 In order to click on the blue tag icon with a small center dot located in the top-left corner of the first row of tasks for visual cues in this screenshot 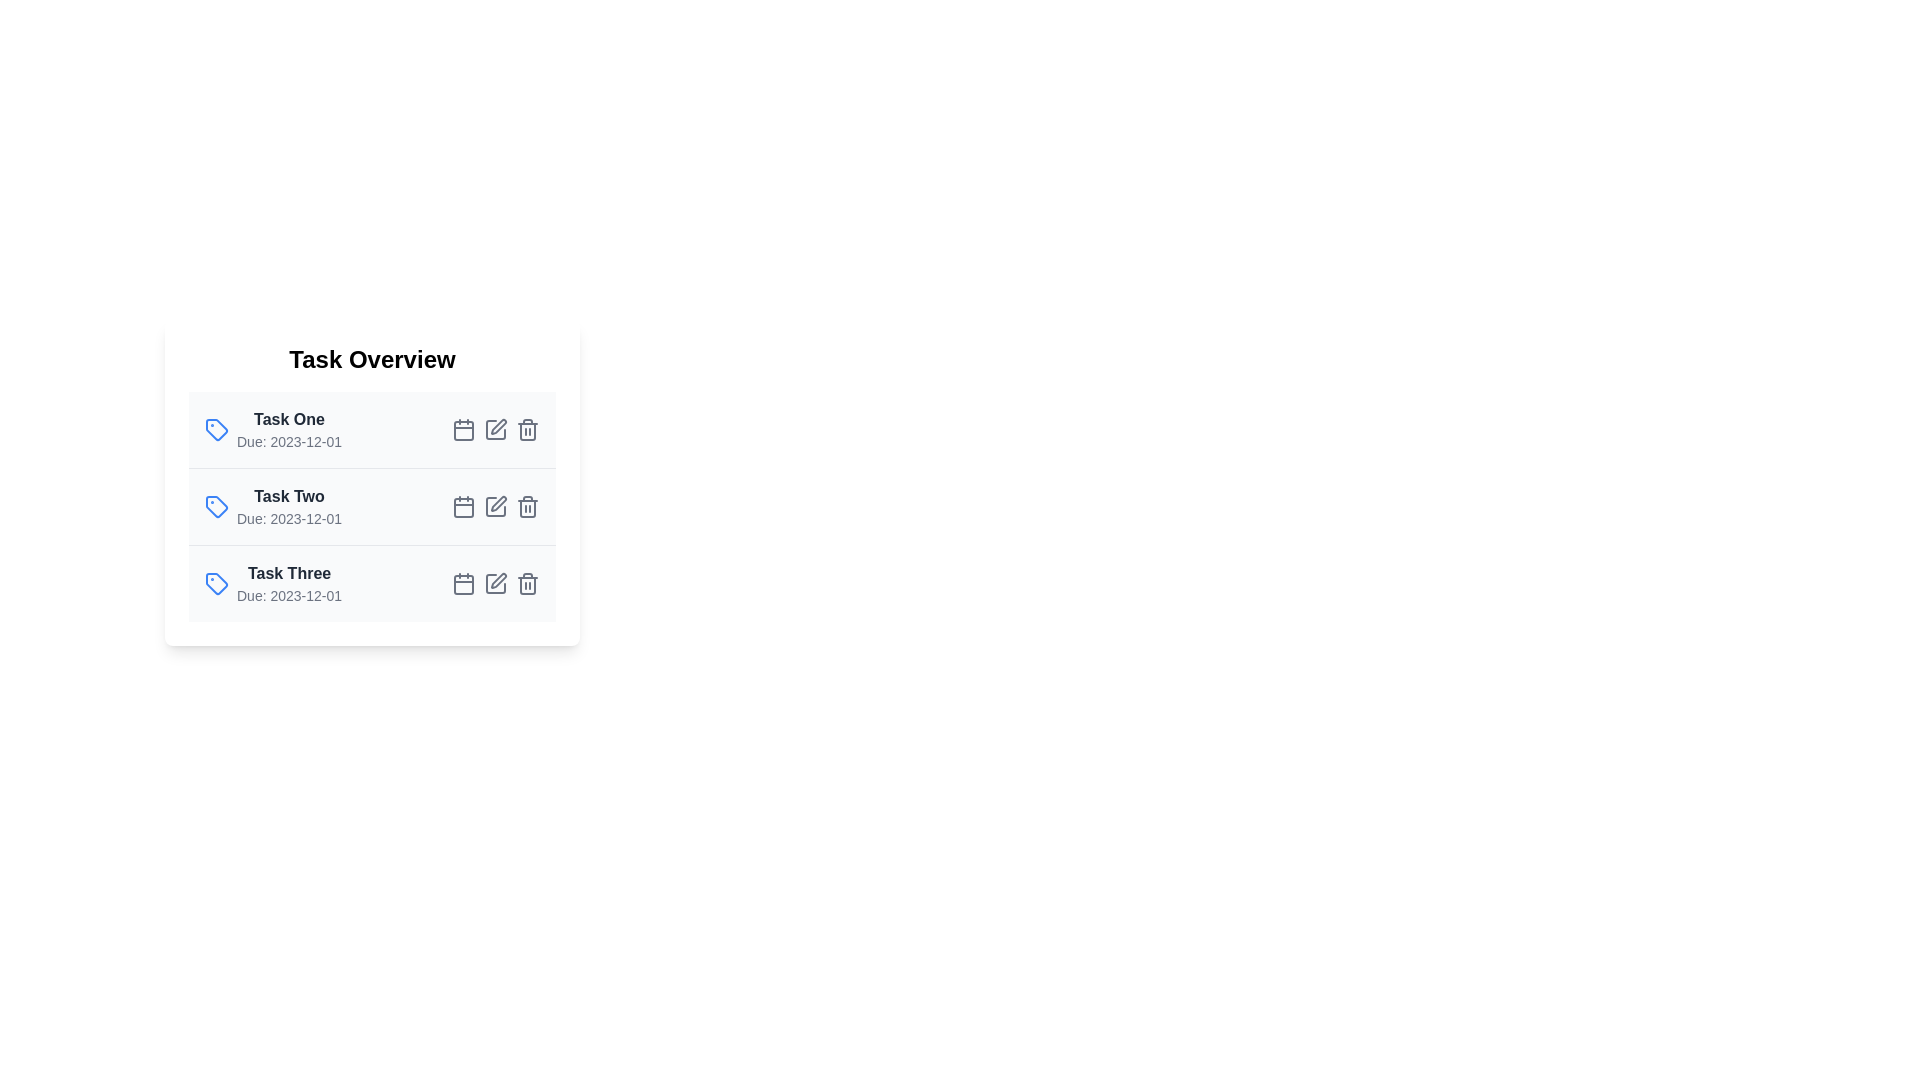, I will do `click(216, 428)`.